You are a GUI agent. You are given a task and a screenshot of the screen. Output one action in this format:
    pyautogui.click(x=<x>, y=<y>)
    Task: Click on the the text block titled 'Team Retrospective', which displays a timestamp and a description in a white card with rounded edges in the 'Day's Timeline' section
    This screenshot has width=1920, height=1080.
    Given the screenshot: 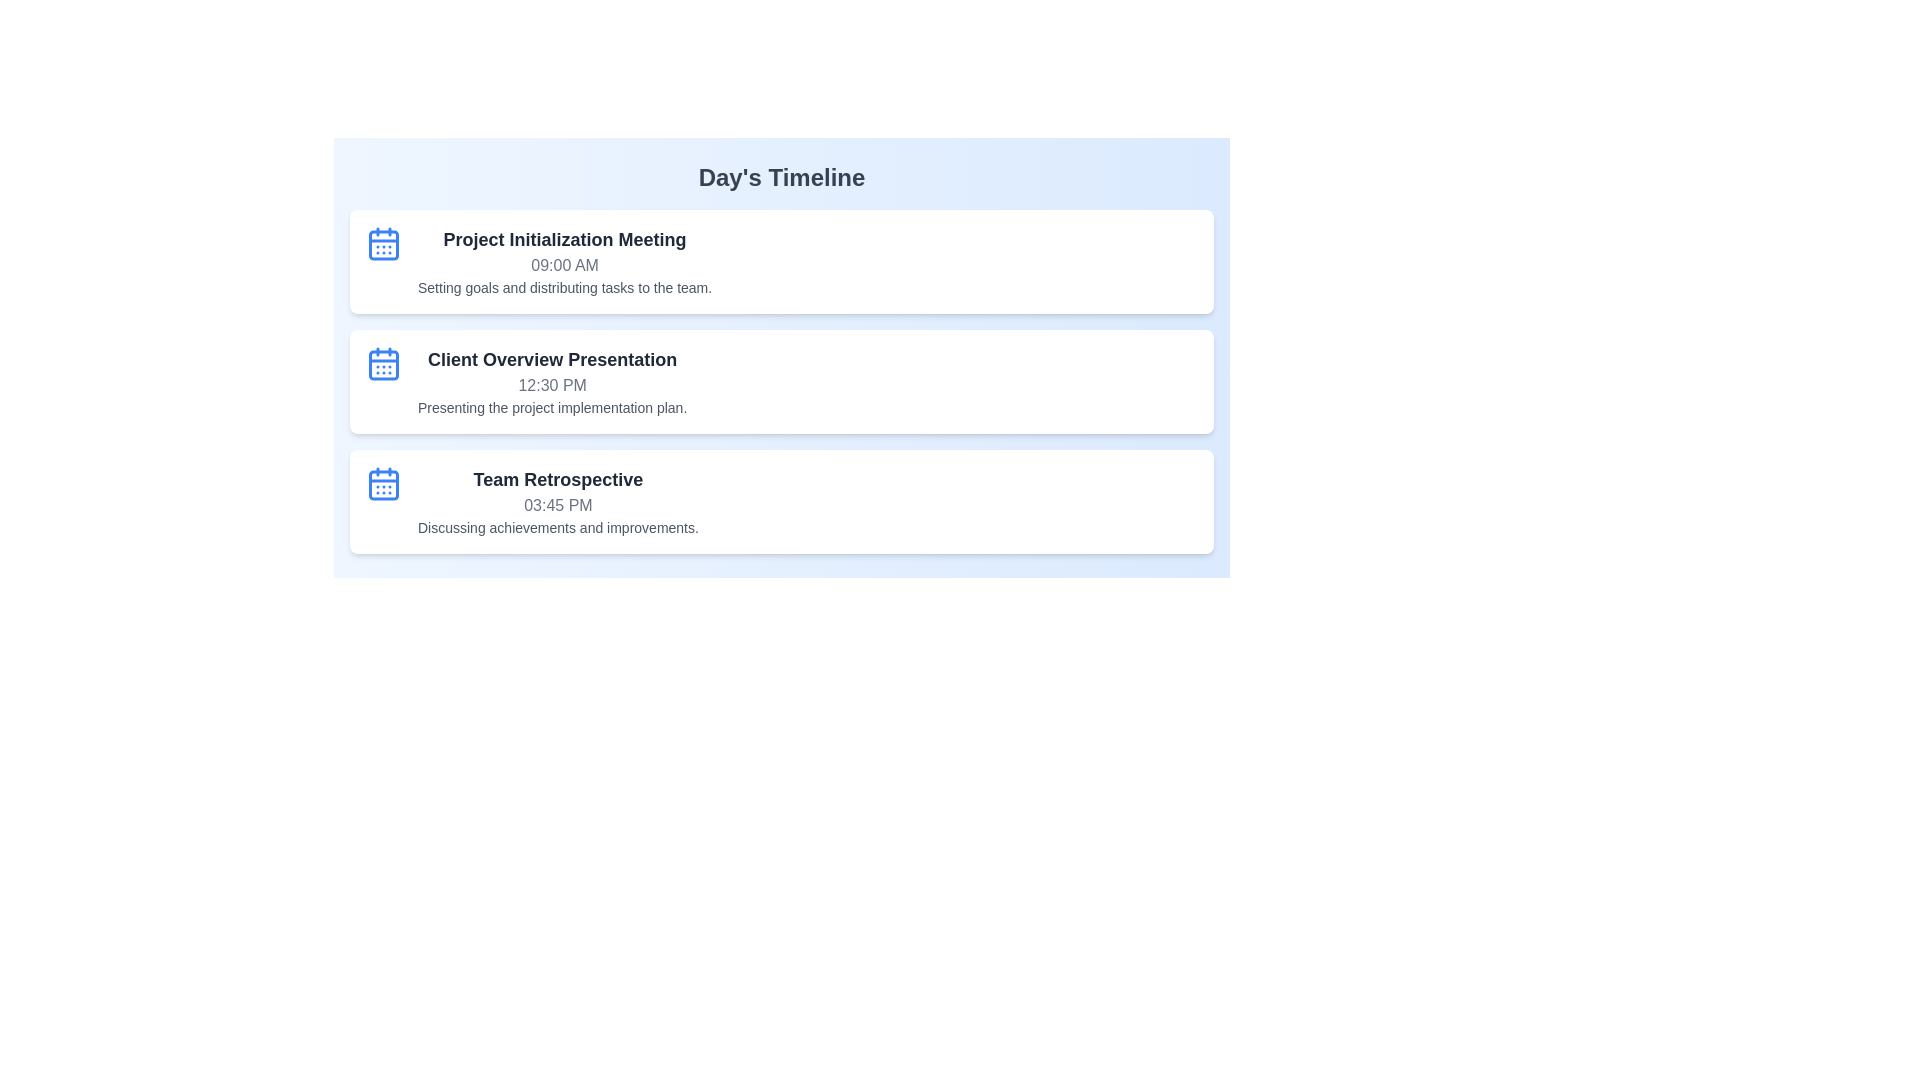 What is the action you would take?
    pyautogui.click(x=558, y=500)
    